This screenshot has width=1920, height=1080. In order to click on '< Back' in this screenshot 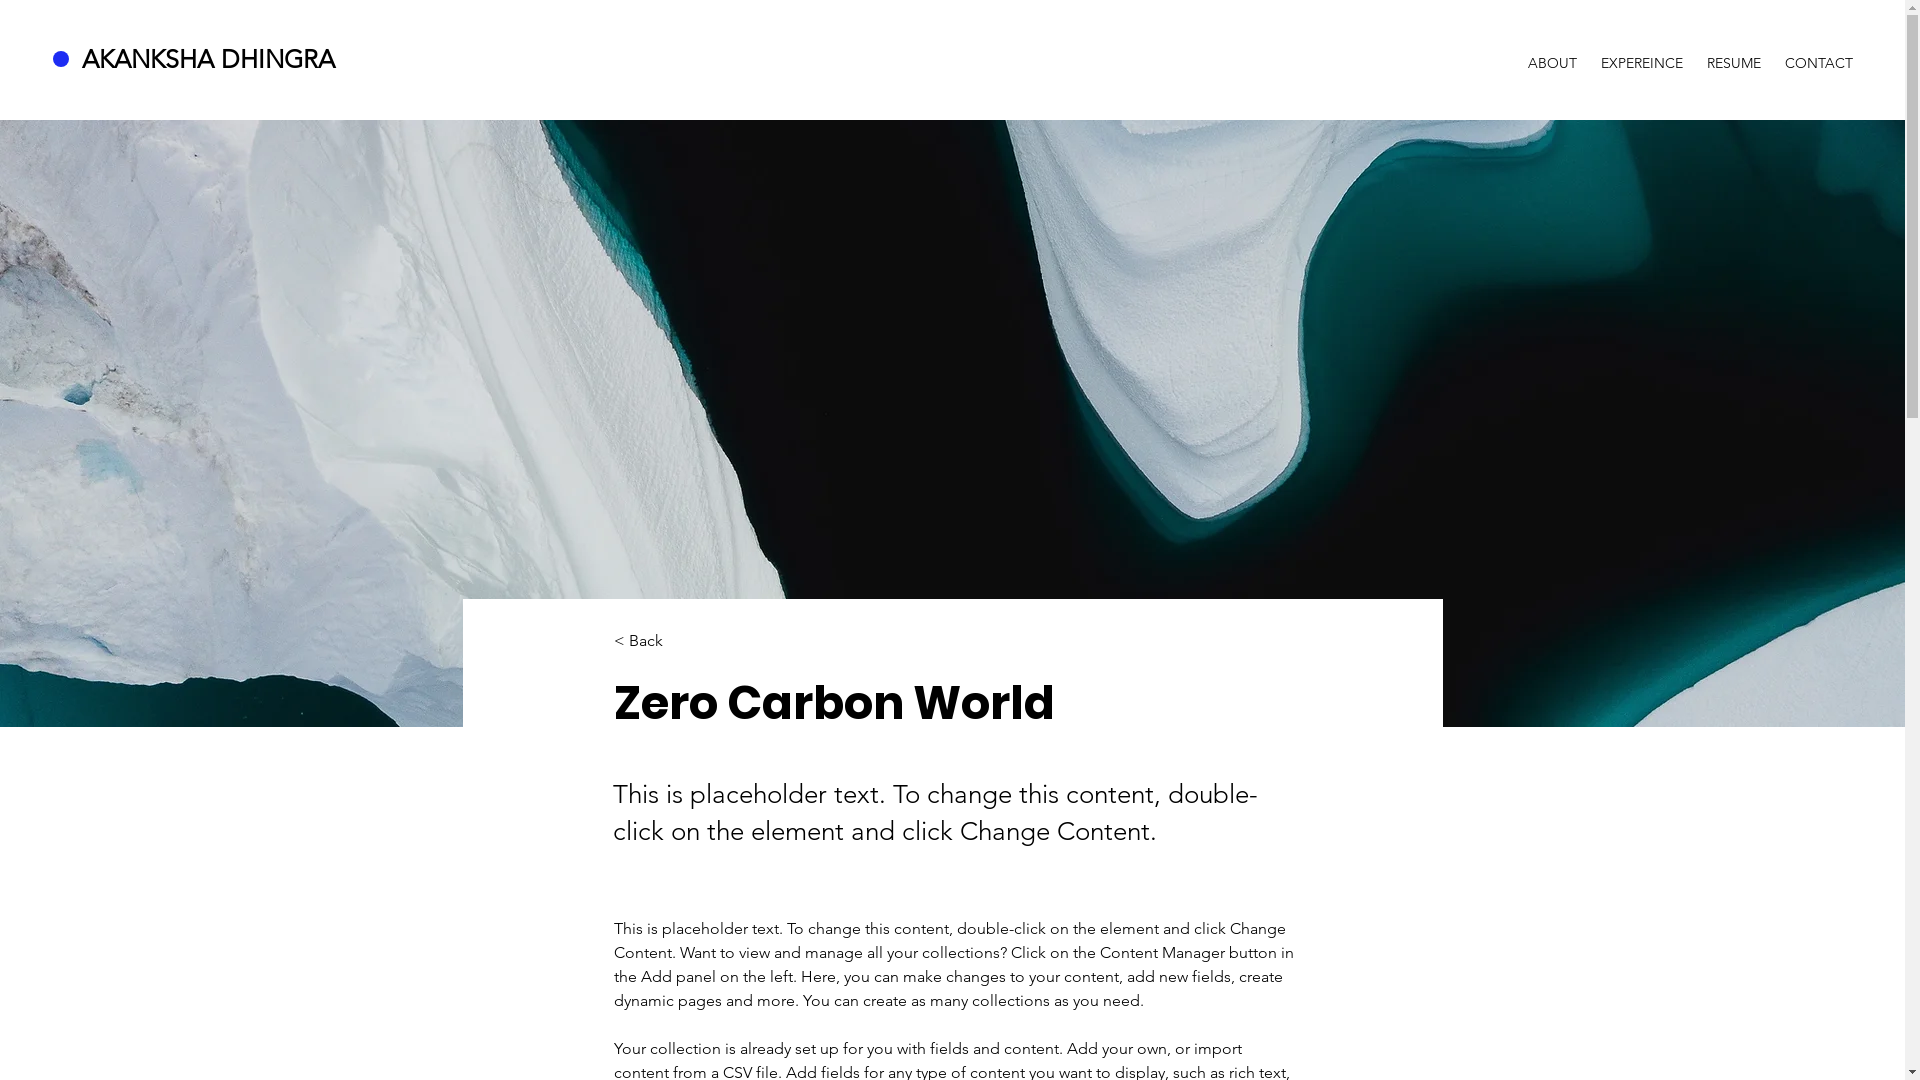, I will do `click(680, 641)`.